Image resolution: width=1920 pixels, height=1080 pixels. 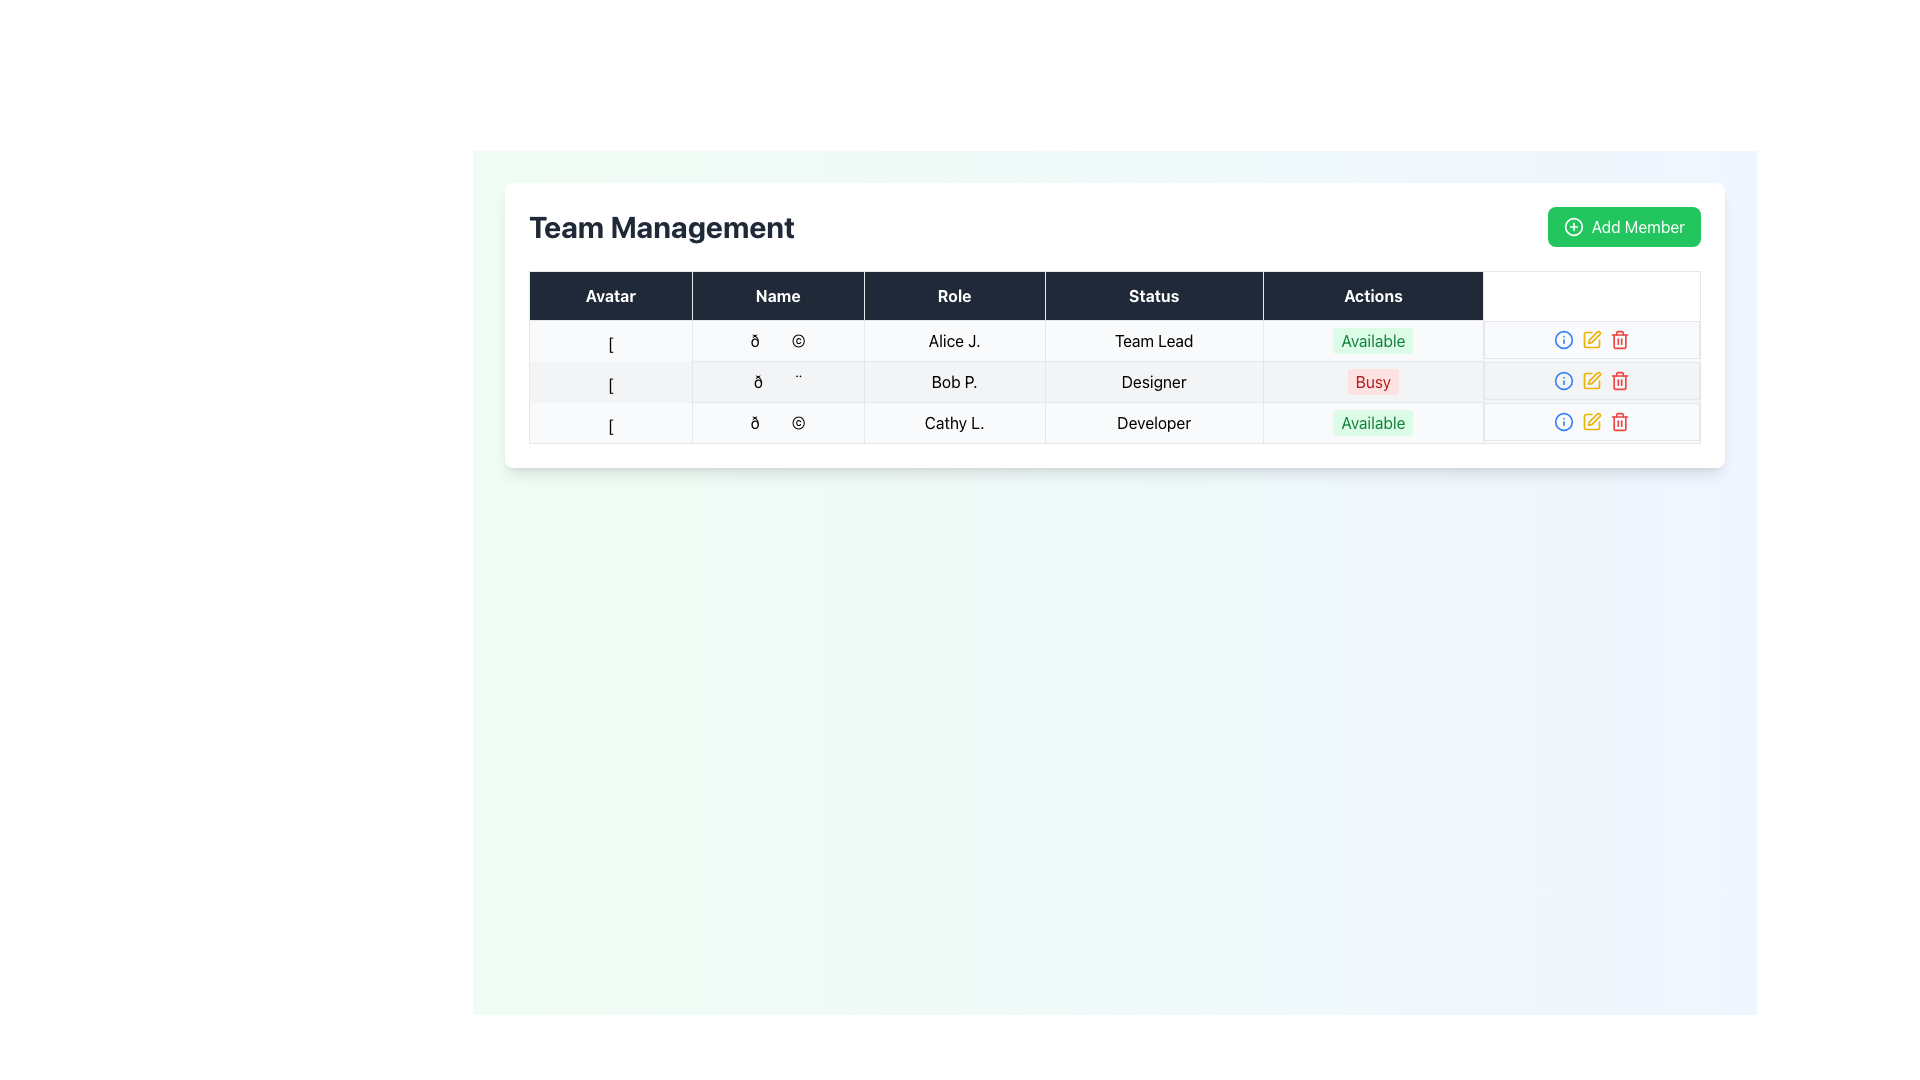 What do you see at coordinates (1372, 339) in the screenshot?
I see `the Text Label indicating the availability status of team member 'Alice J.' in the 'Actions' column of the first row of the team members table` at bounding box center [1372, 339].